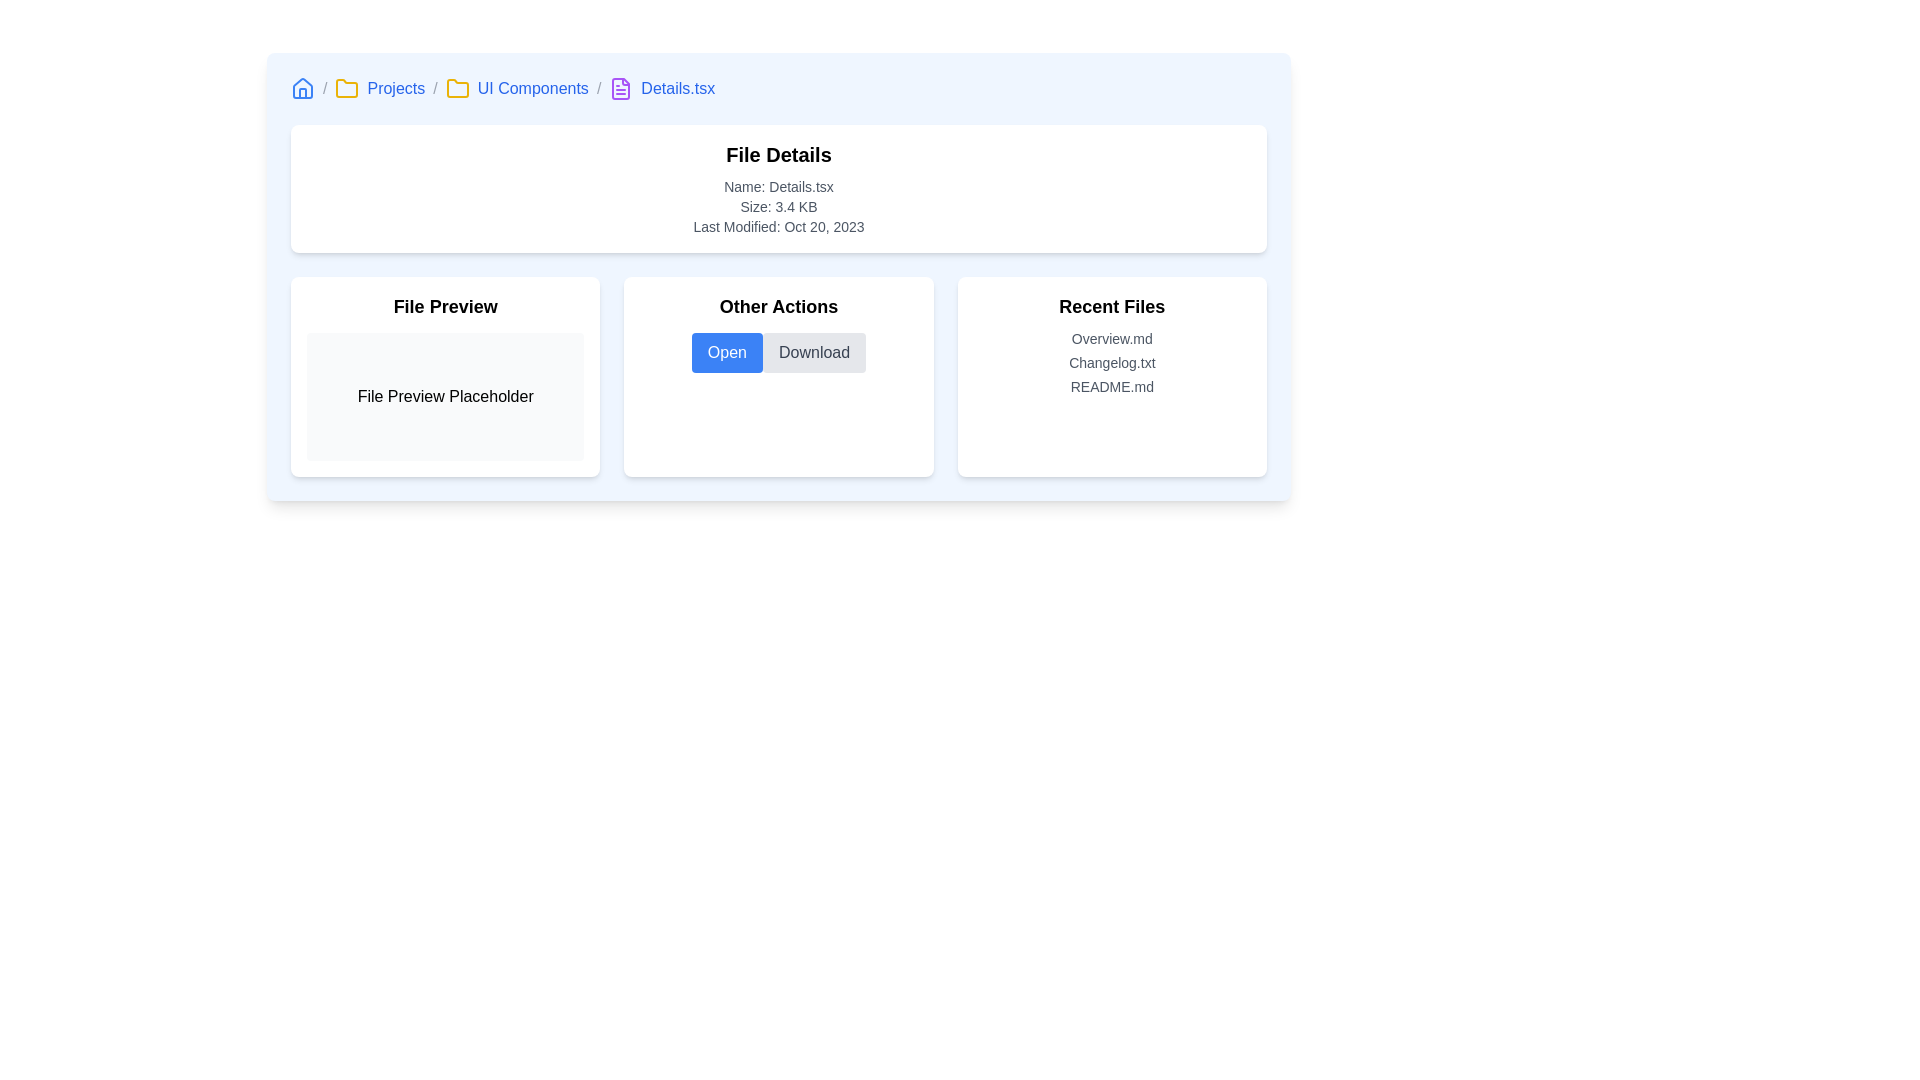 The height and width of the screenshot is (1080, 1920). What do you see at coordinates (620, 87) in the screenshot?
I see `the file icon representing 'Details.tsx' located in the breadcrumb navigation bar at the top of the interface` at bounding box center [620, 87].